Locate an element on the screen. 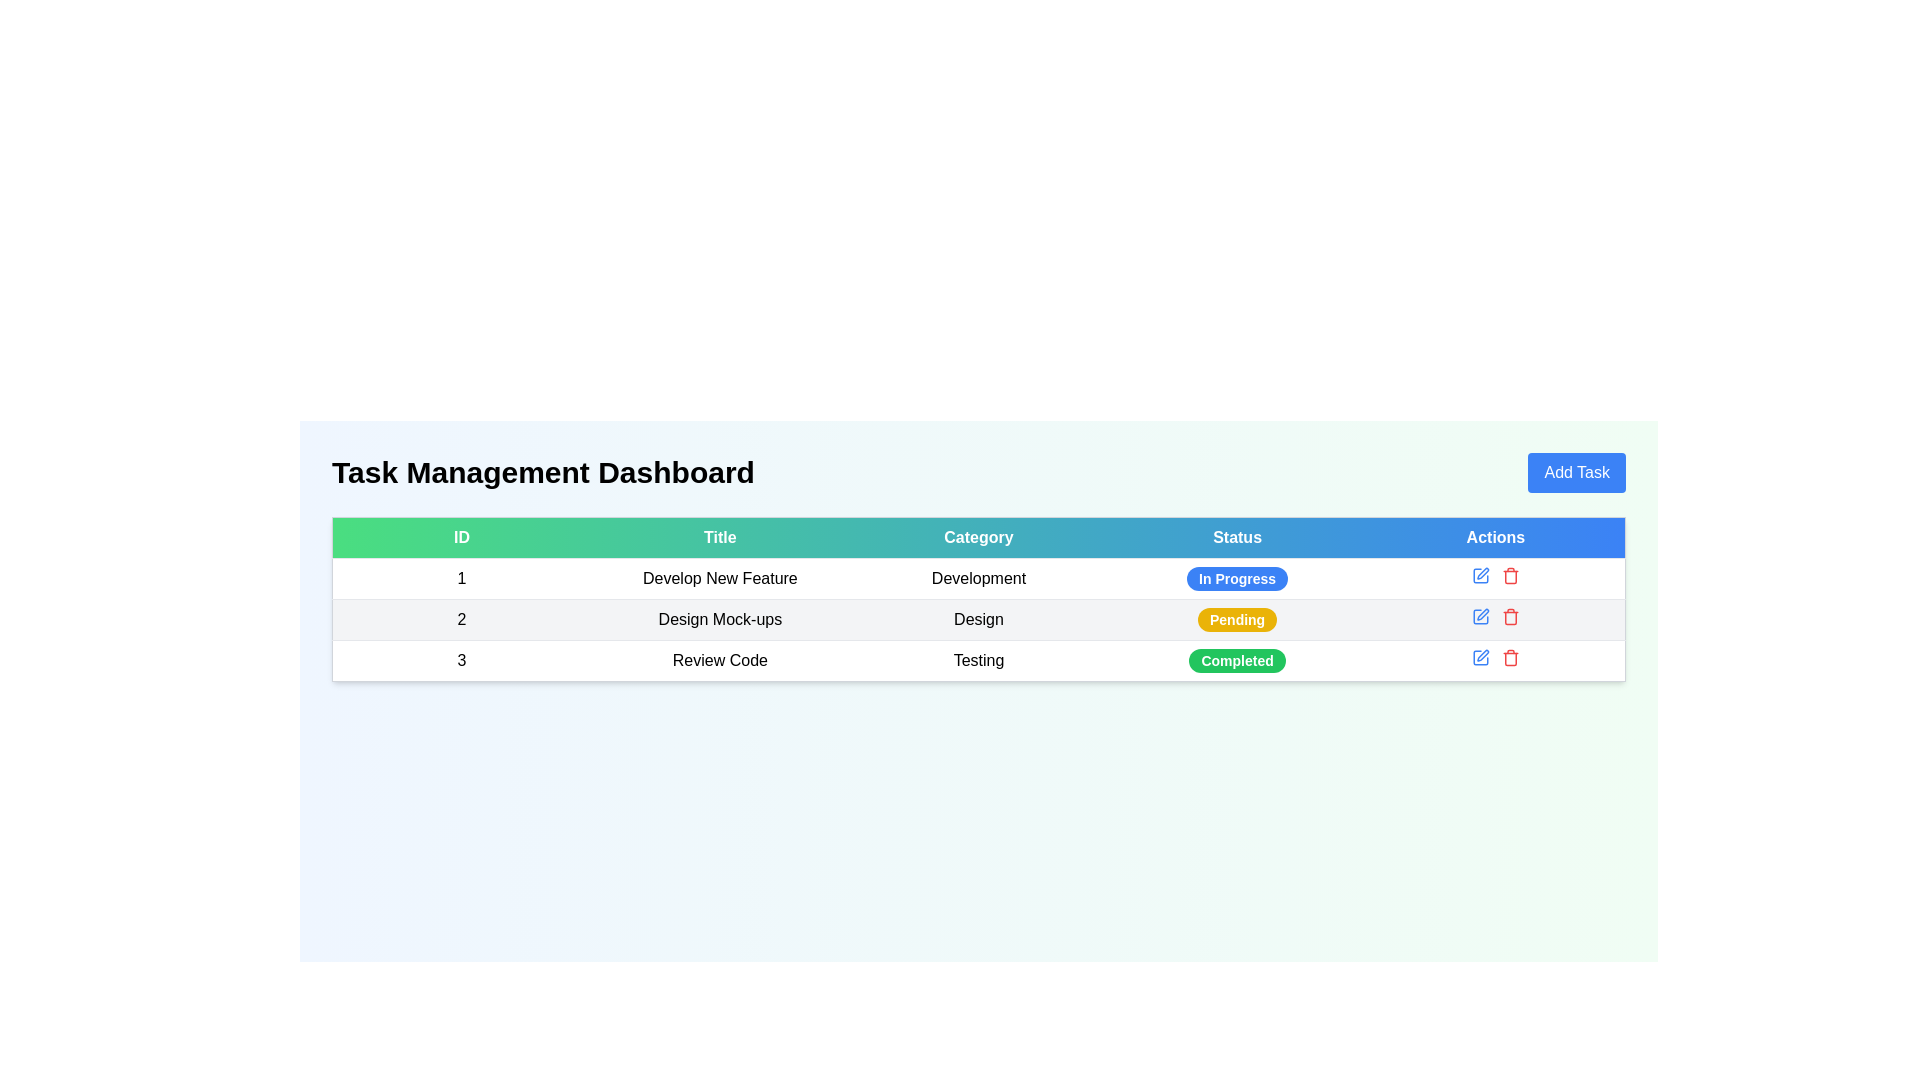 The image size is (1920, 1080). the first task identifier in the task management dashboard table under the 'ID' header is located at coordinates (460, 578).